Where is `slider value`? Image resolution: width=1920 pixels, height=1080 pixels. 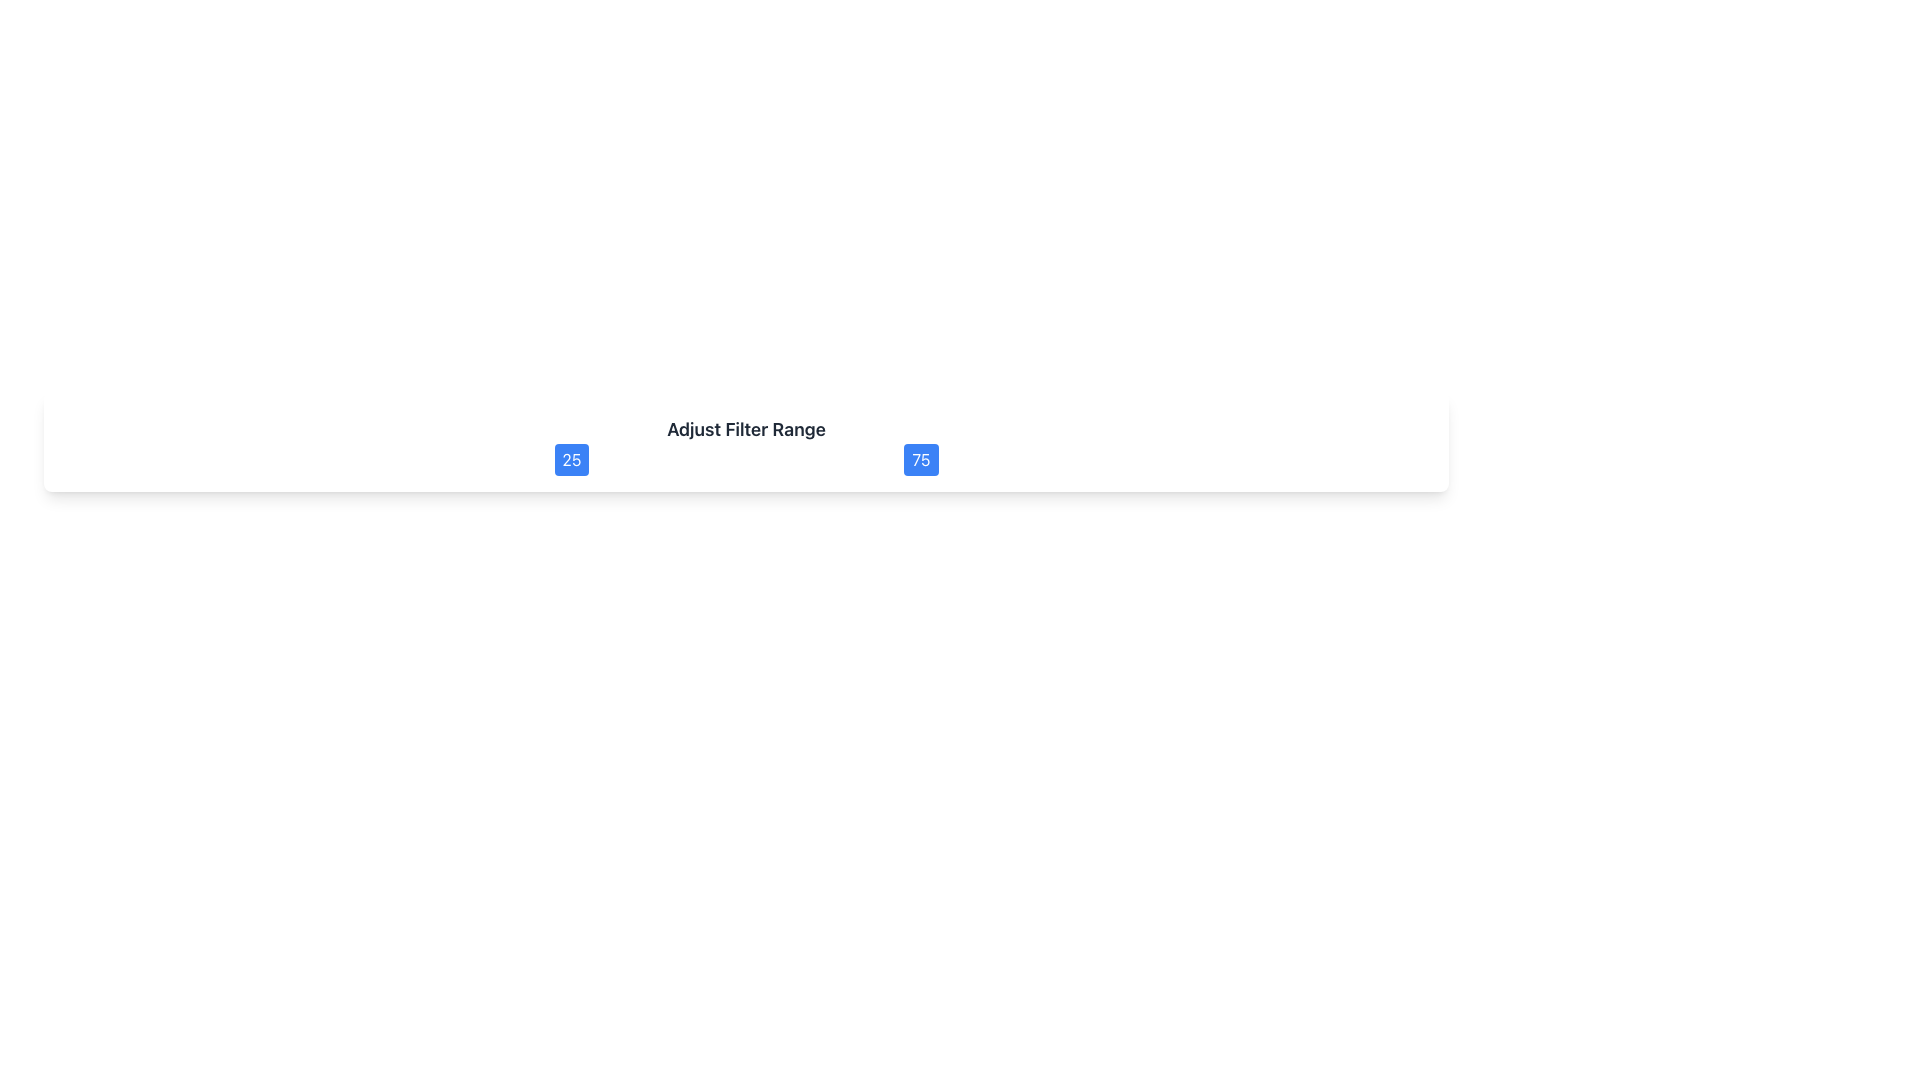
slider value is located at coordinates (836, 470).